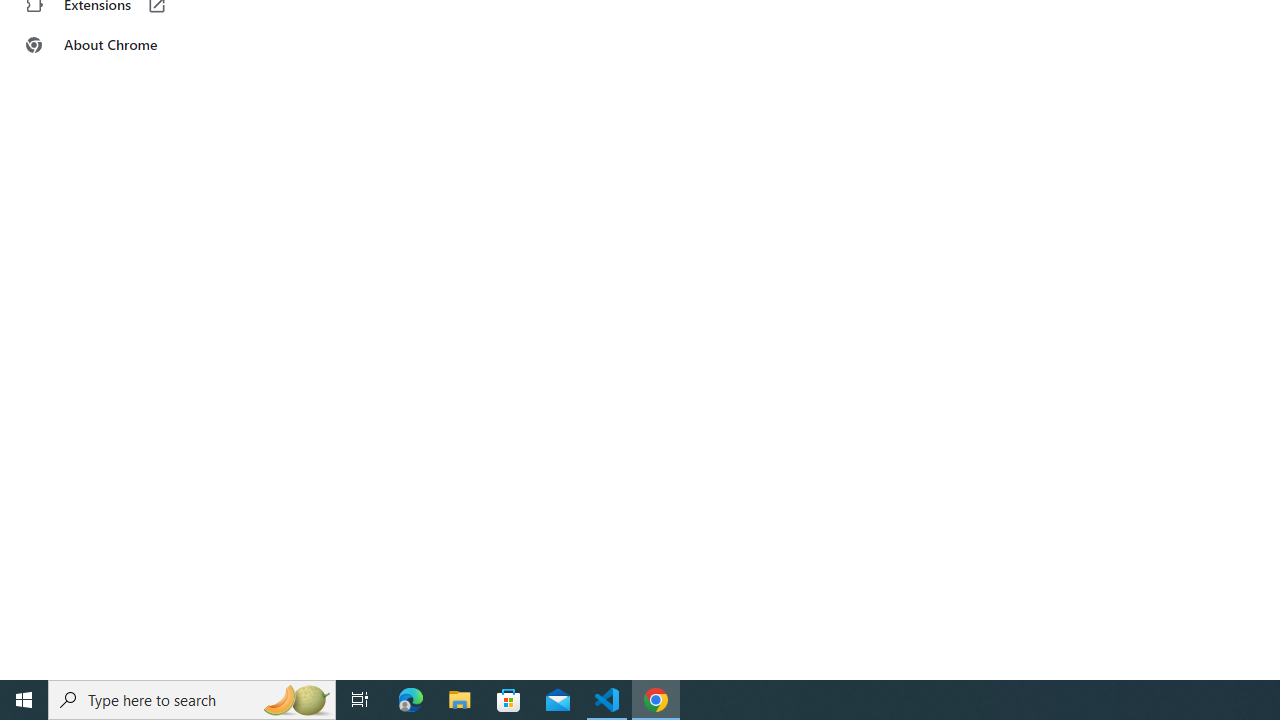 This screenshot has height=720, width=1280. I want to click on 'Microsoft Edge', so click(410, 698).